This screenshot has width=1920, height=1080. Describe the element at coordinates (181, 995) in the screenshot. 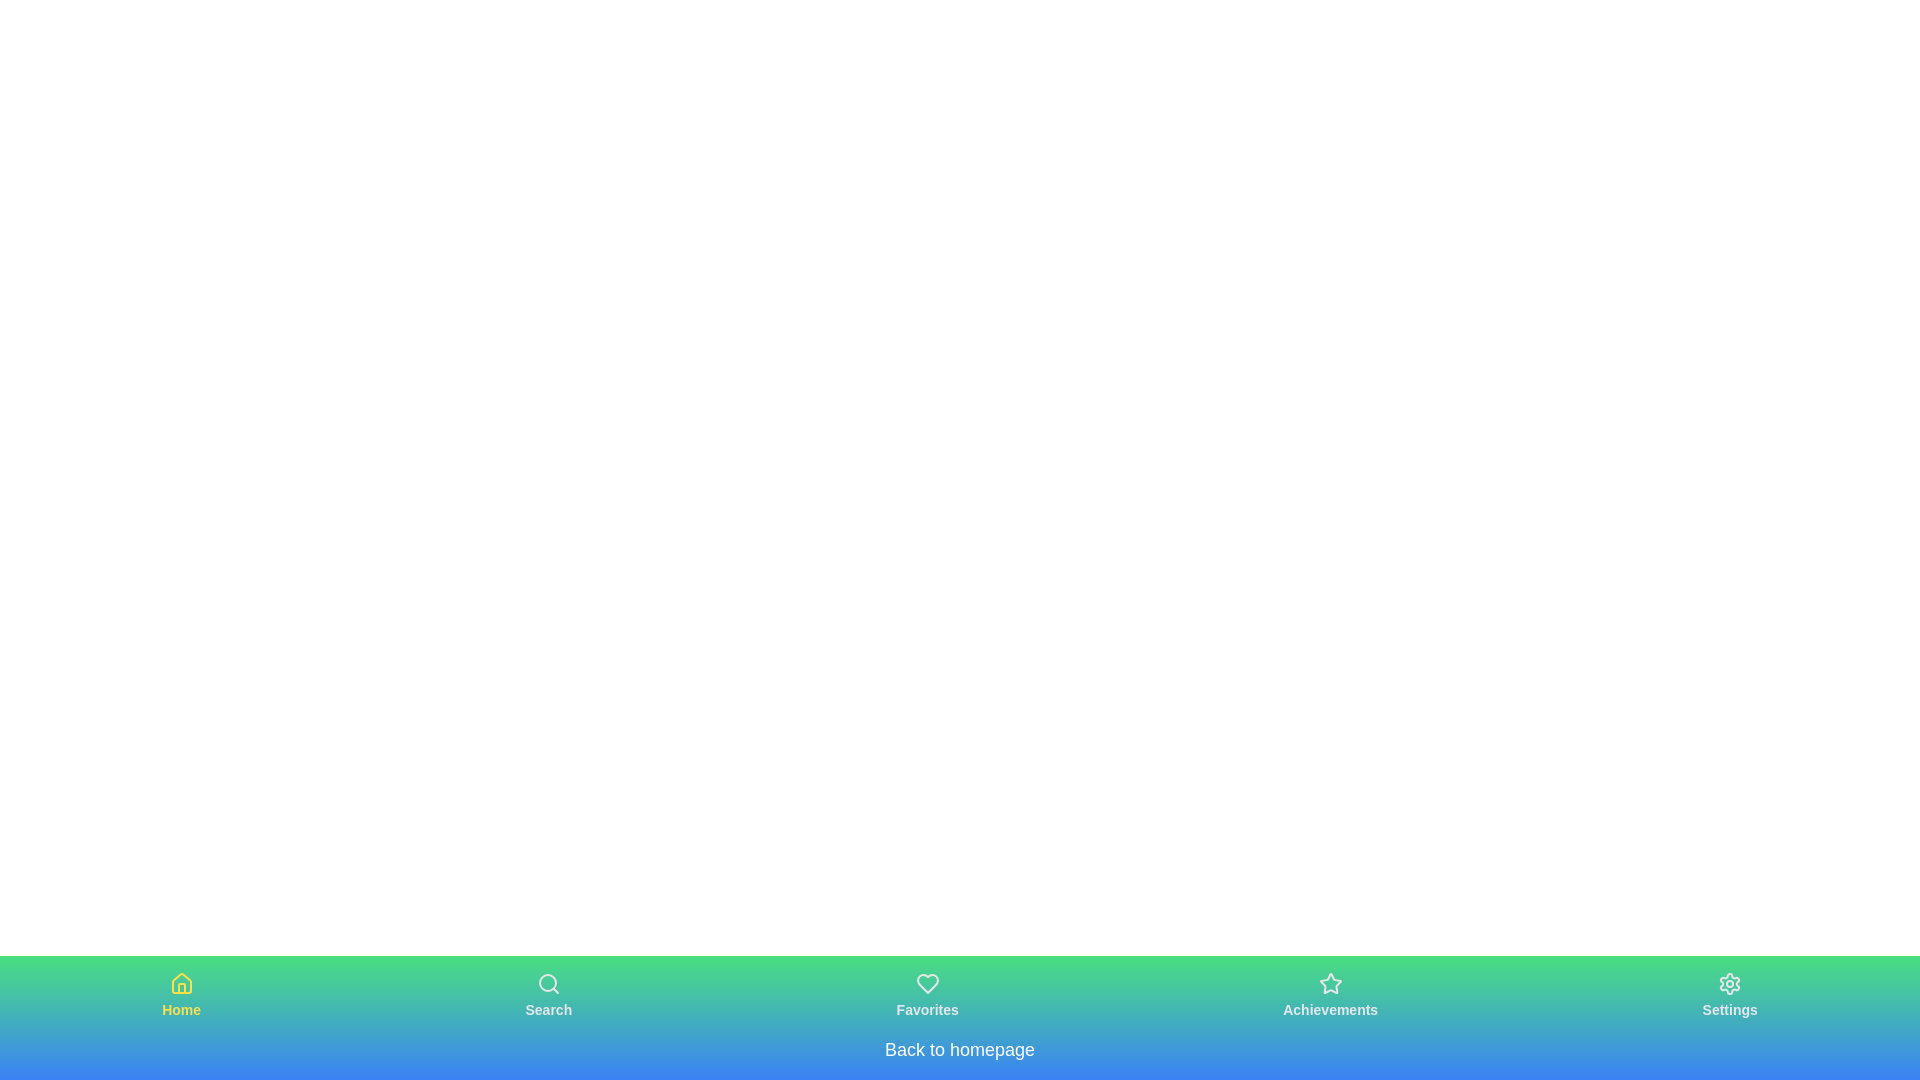

I see `the Home navigation button` at that location.